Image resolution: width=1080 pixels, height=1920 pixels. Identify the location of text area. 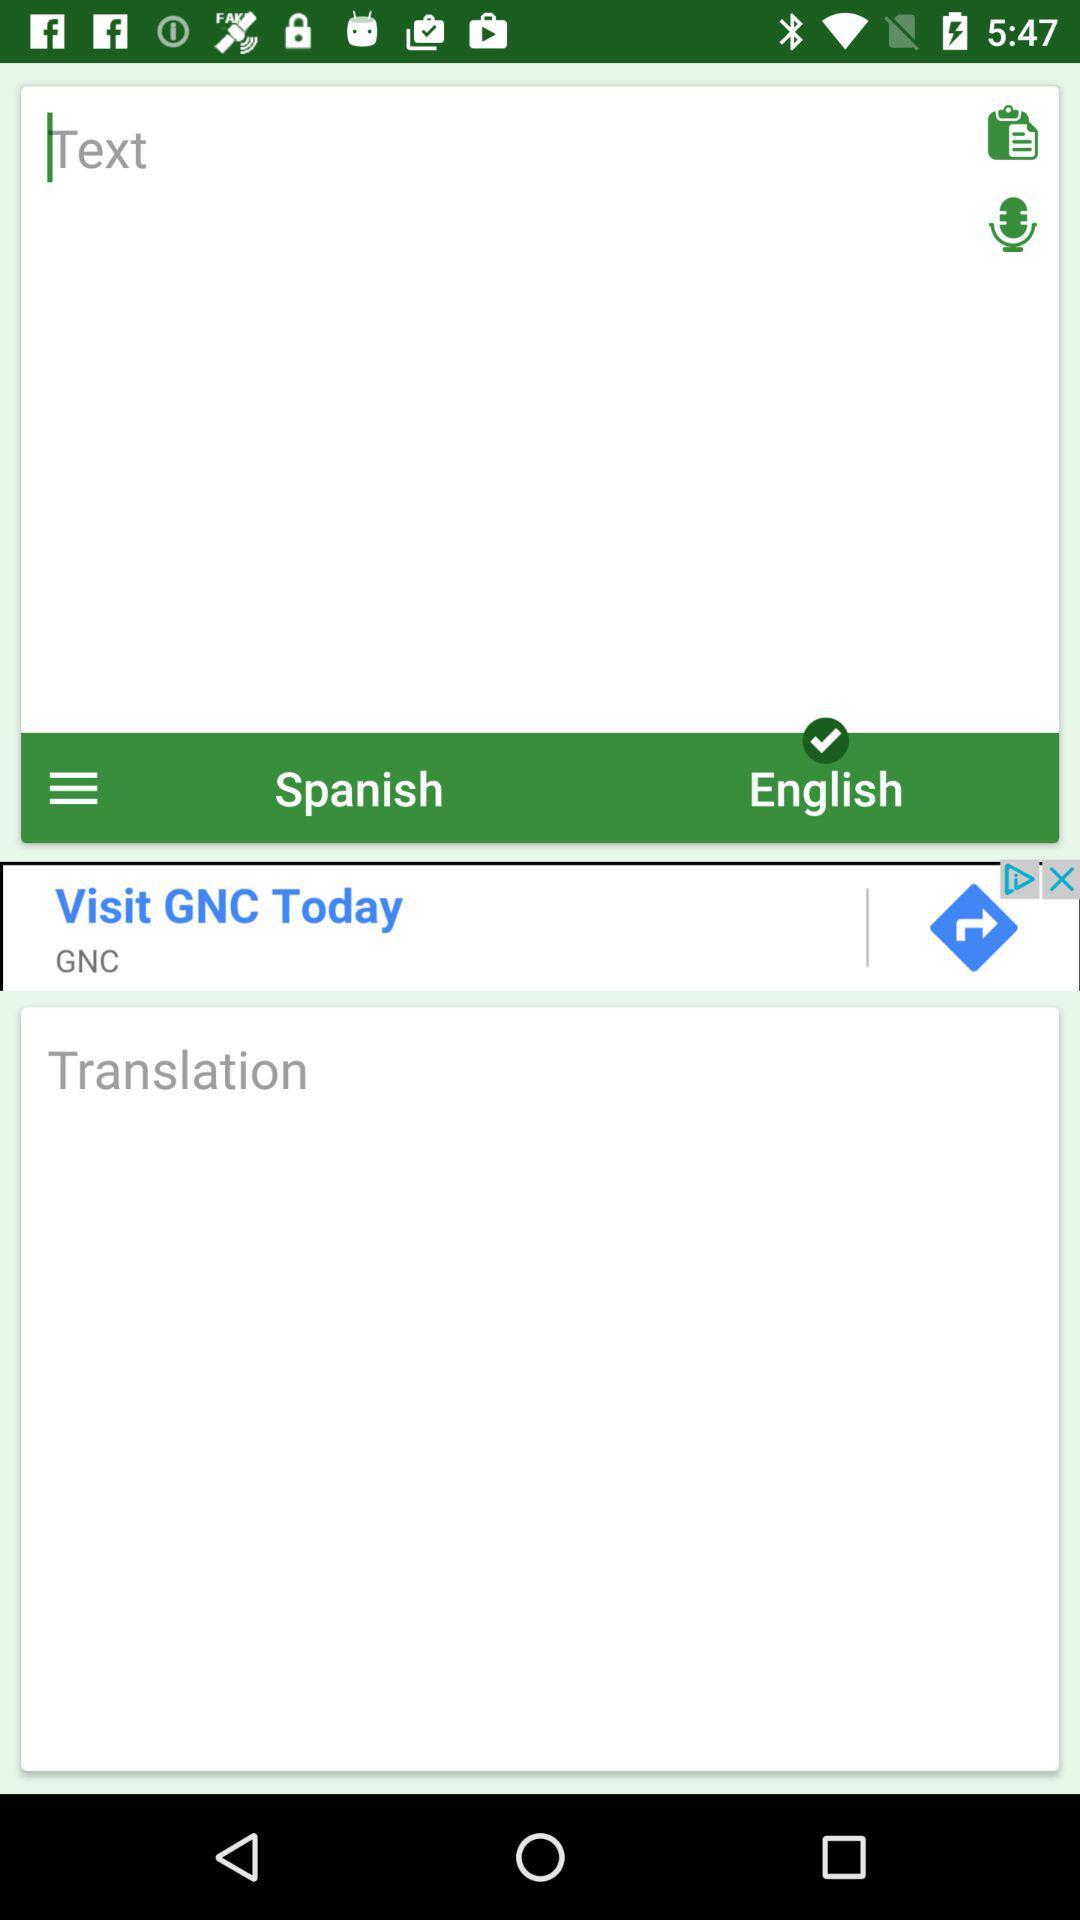
(540, 408).